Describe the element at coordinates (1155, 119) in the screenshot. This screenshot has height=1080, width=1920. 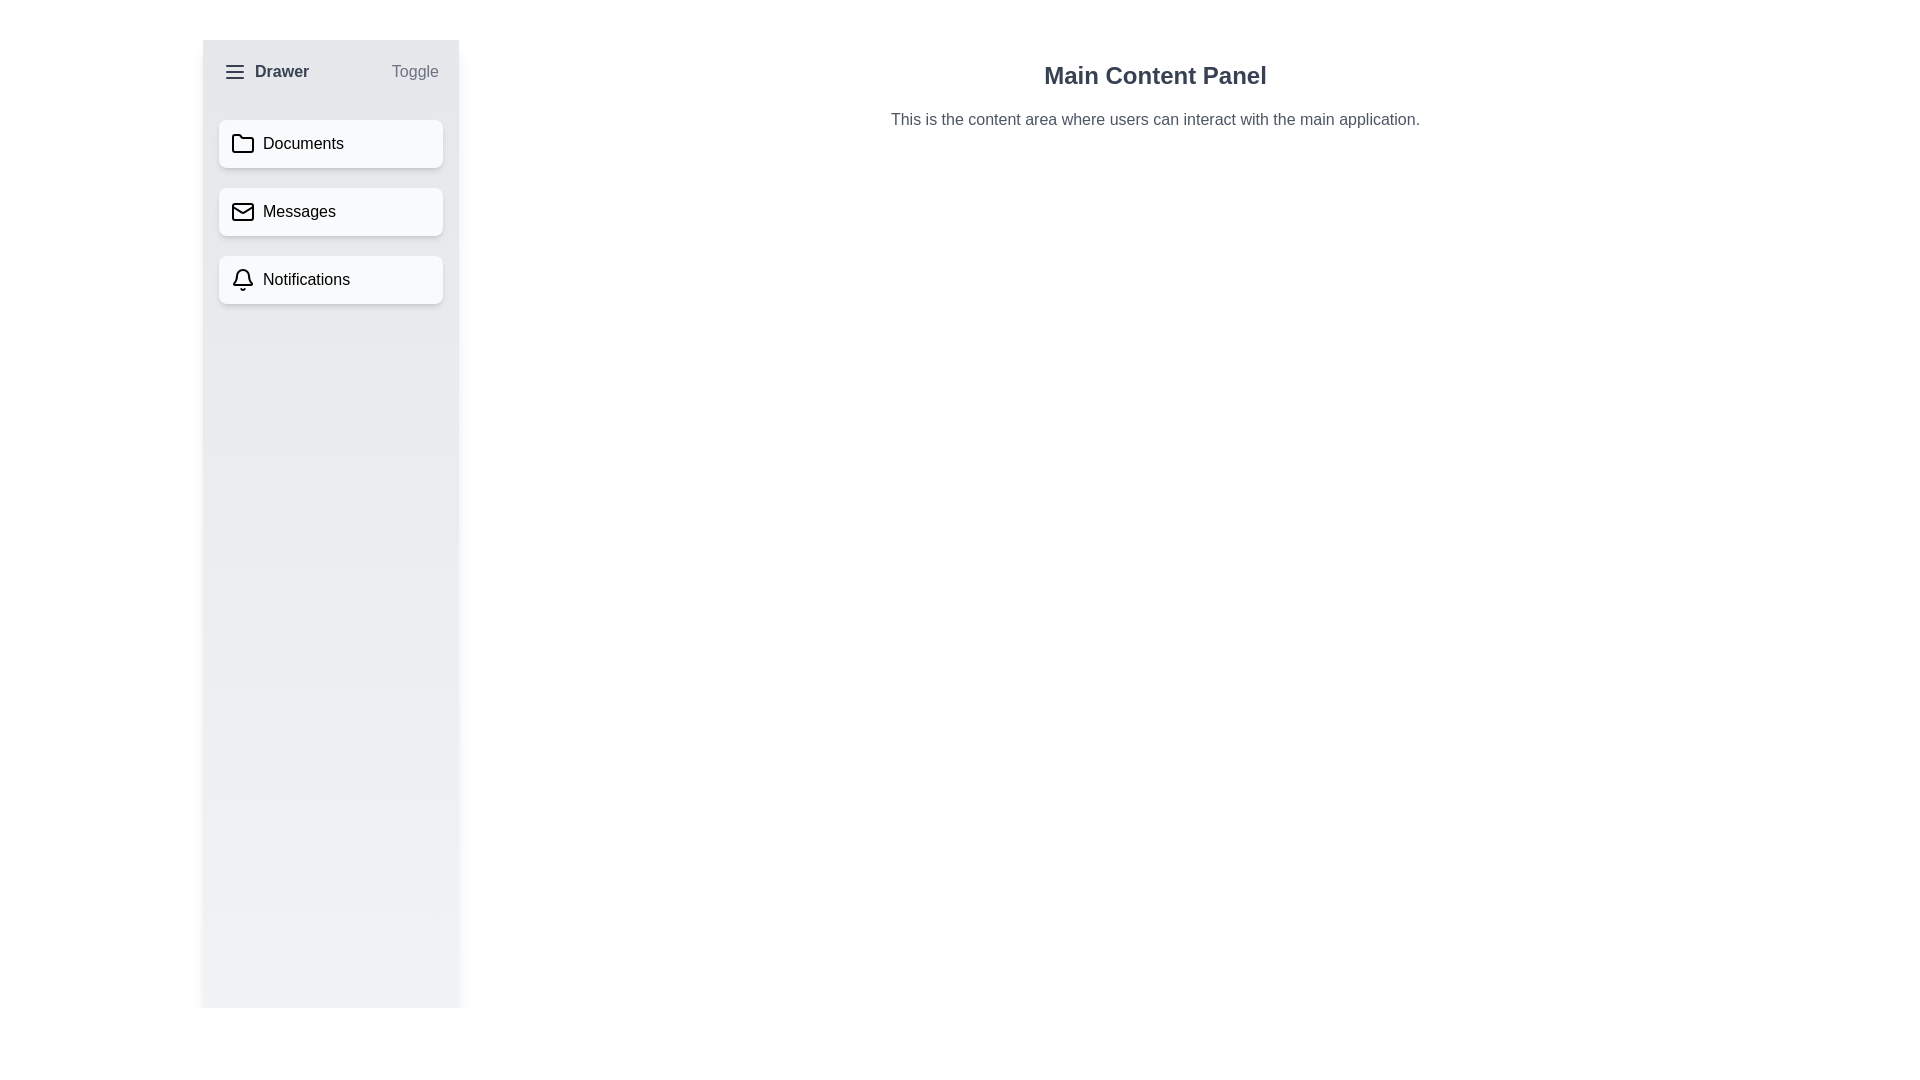
I see `static text element that displays 'This is the content area where users can interact with the main application.' located directly under the 'Main Content Panel' heading` at that location.